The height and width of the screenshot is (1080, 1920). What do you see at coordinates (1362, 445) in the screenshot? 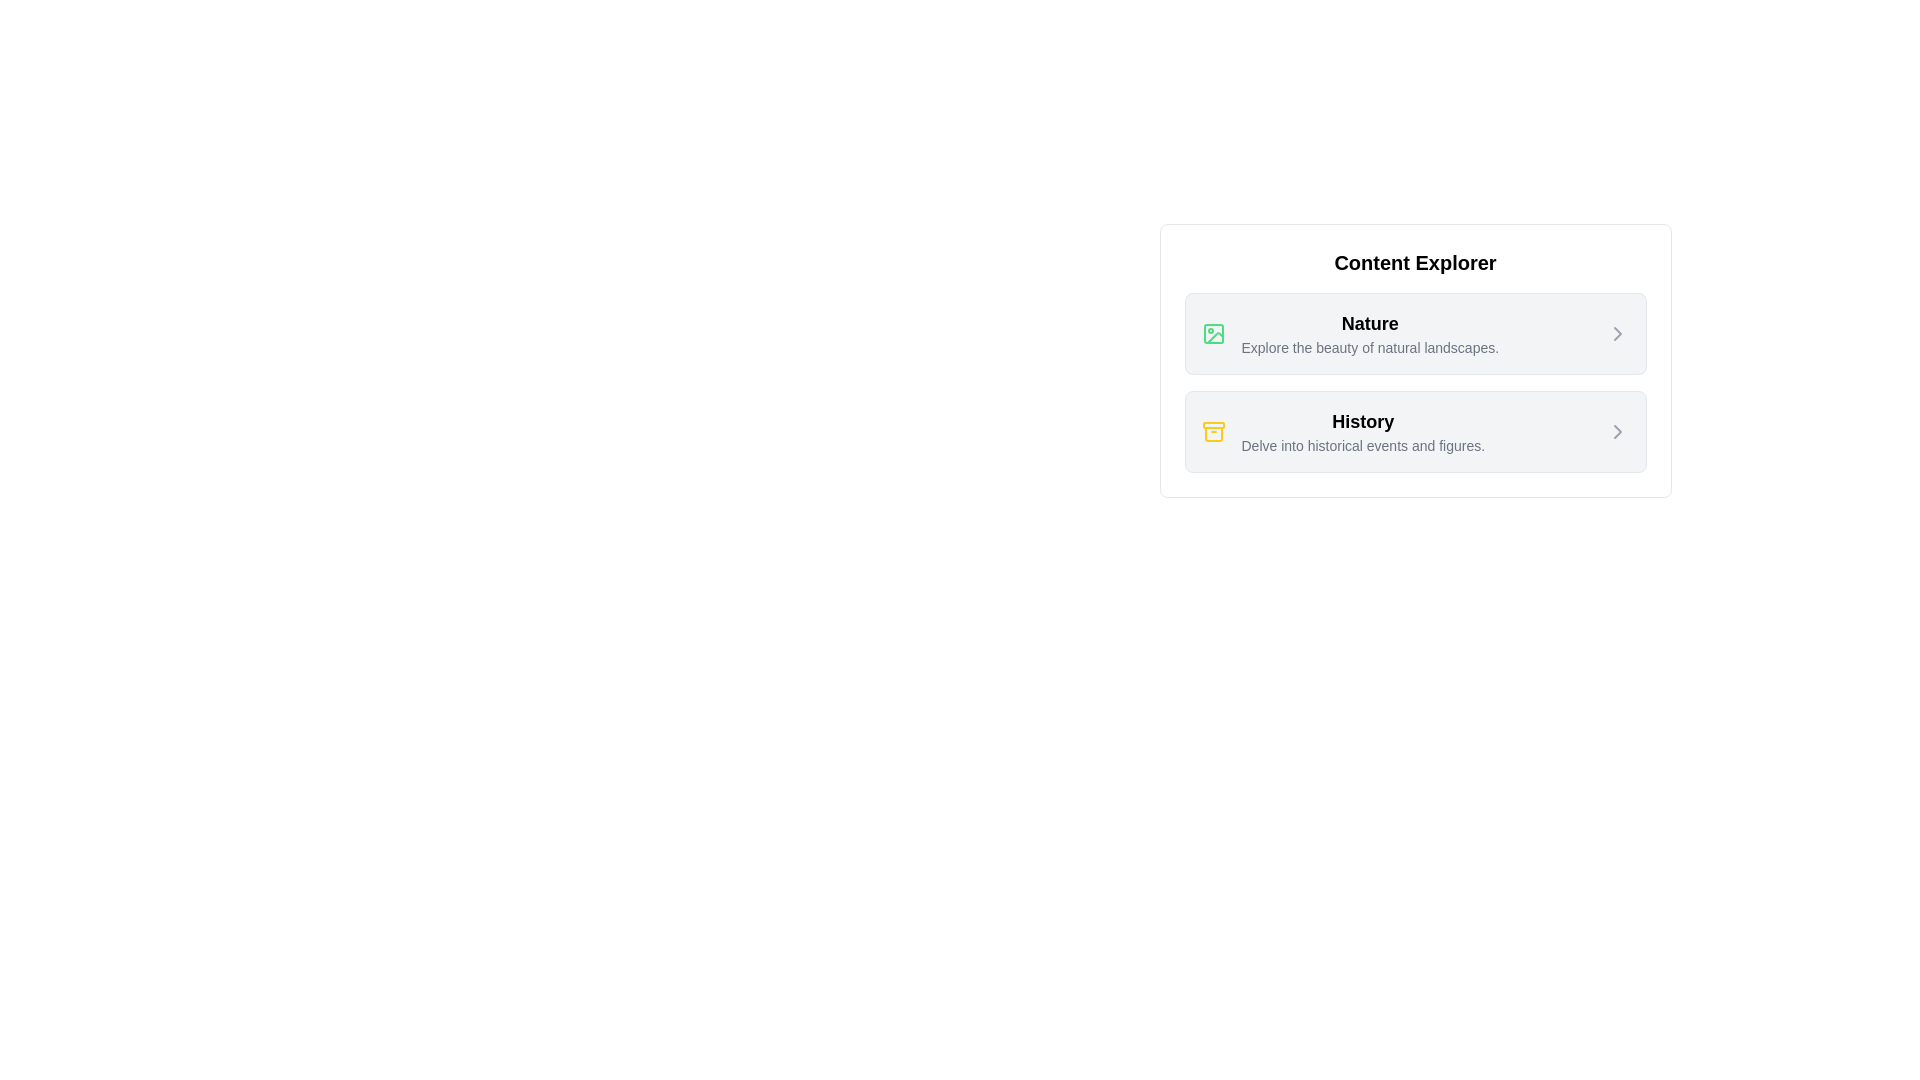
I see `the descriptive text label that reads 'Delve into historical events and figures.' located below the 'History' heading in the 'Content Explorer' section` at bounding box center [1362, 445].